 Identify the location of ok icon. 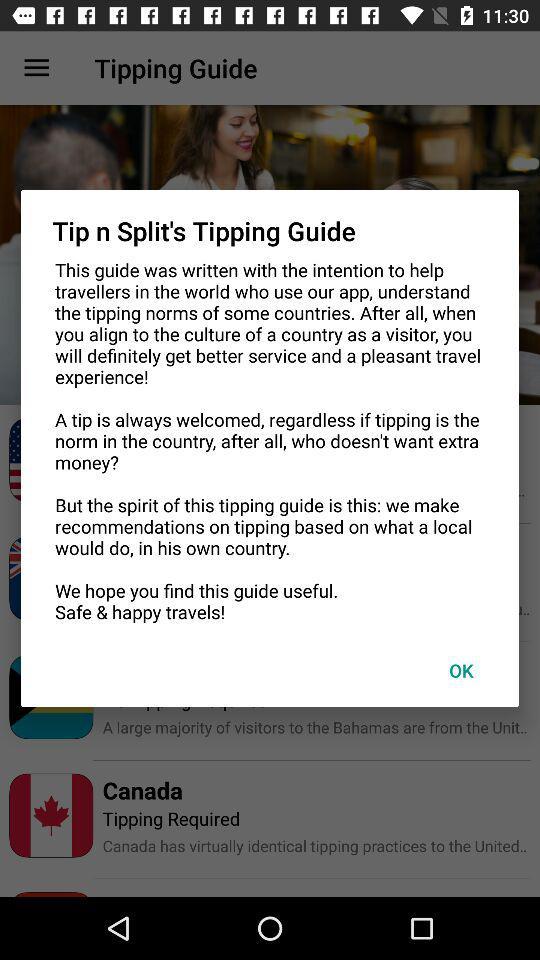
(461, 670).